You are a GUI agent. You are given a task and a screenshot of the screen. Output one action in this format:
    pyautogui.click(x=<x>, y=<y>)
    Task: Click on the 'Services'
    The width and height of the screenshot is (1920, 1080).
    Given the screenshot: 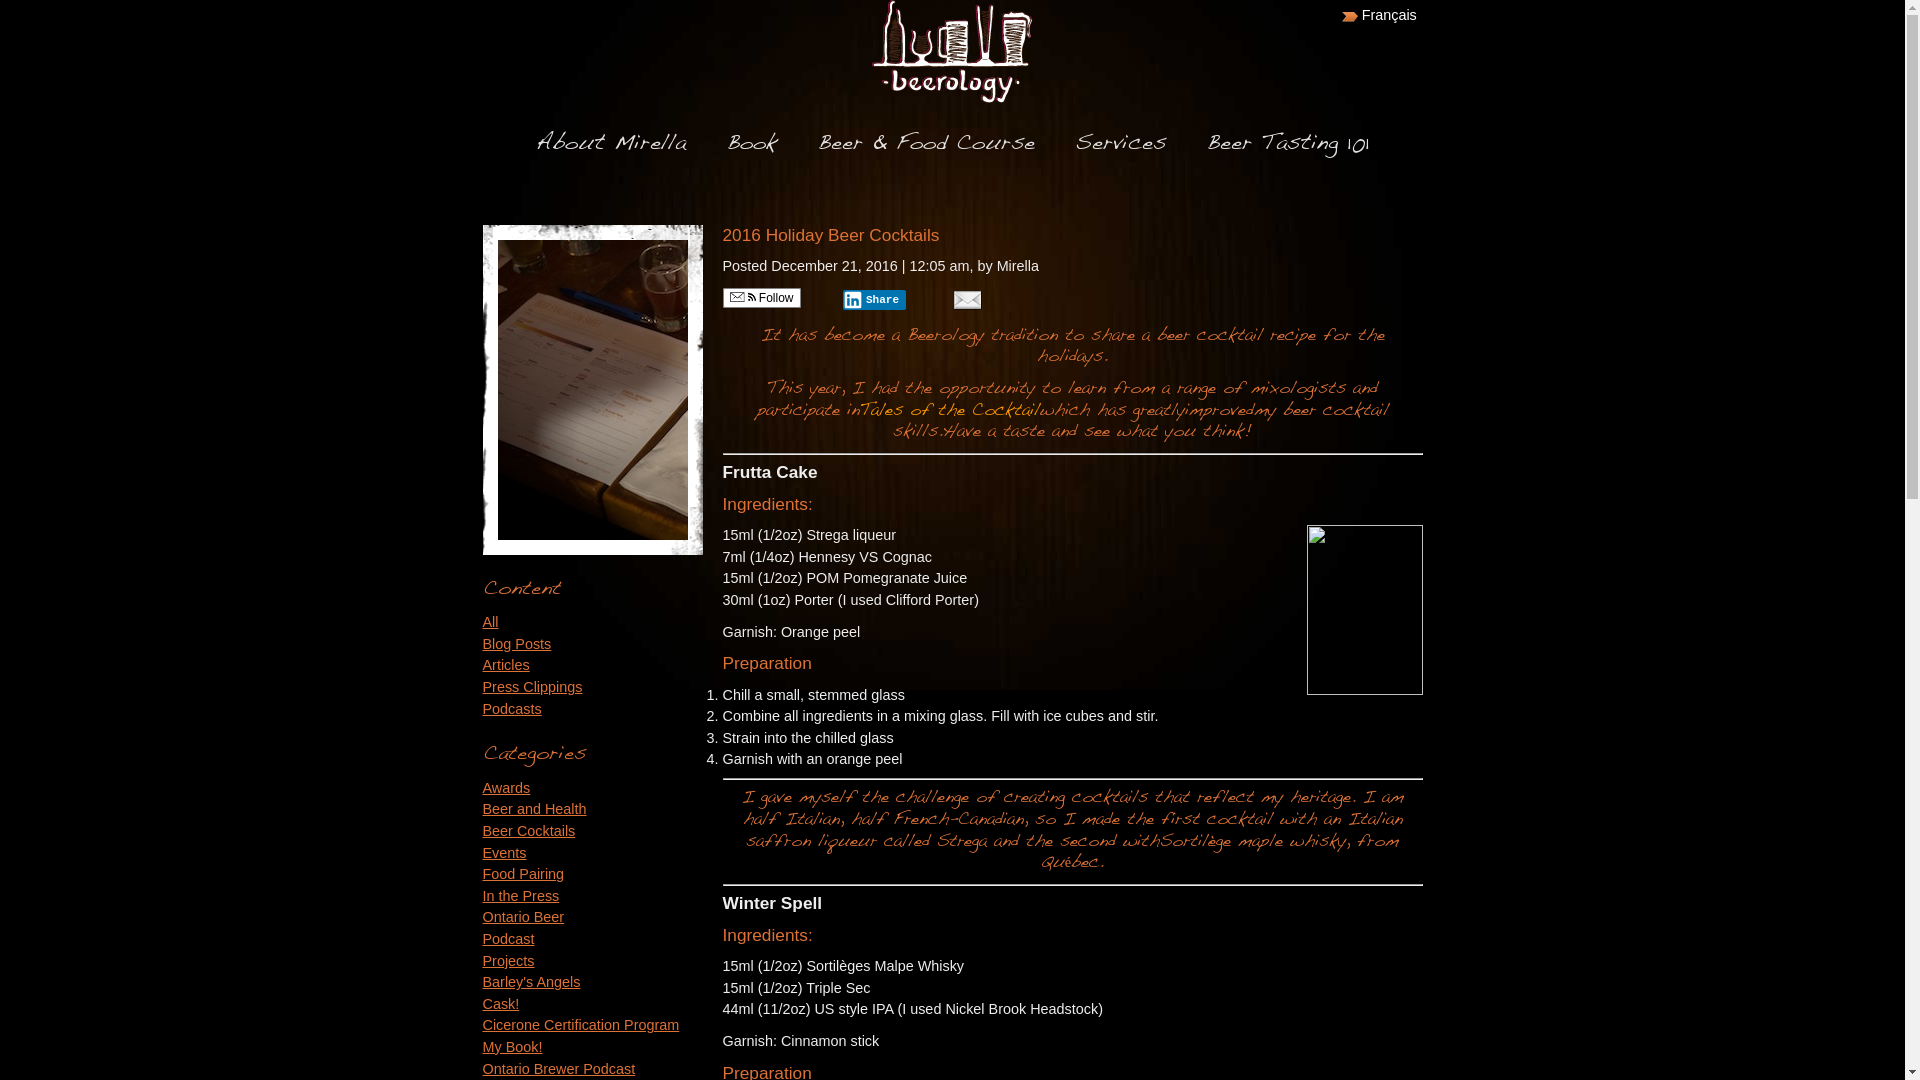 What is the action you would take?
    pyautogui.click(x=1074, y=142)
    